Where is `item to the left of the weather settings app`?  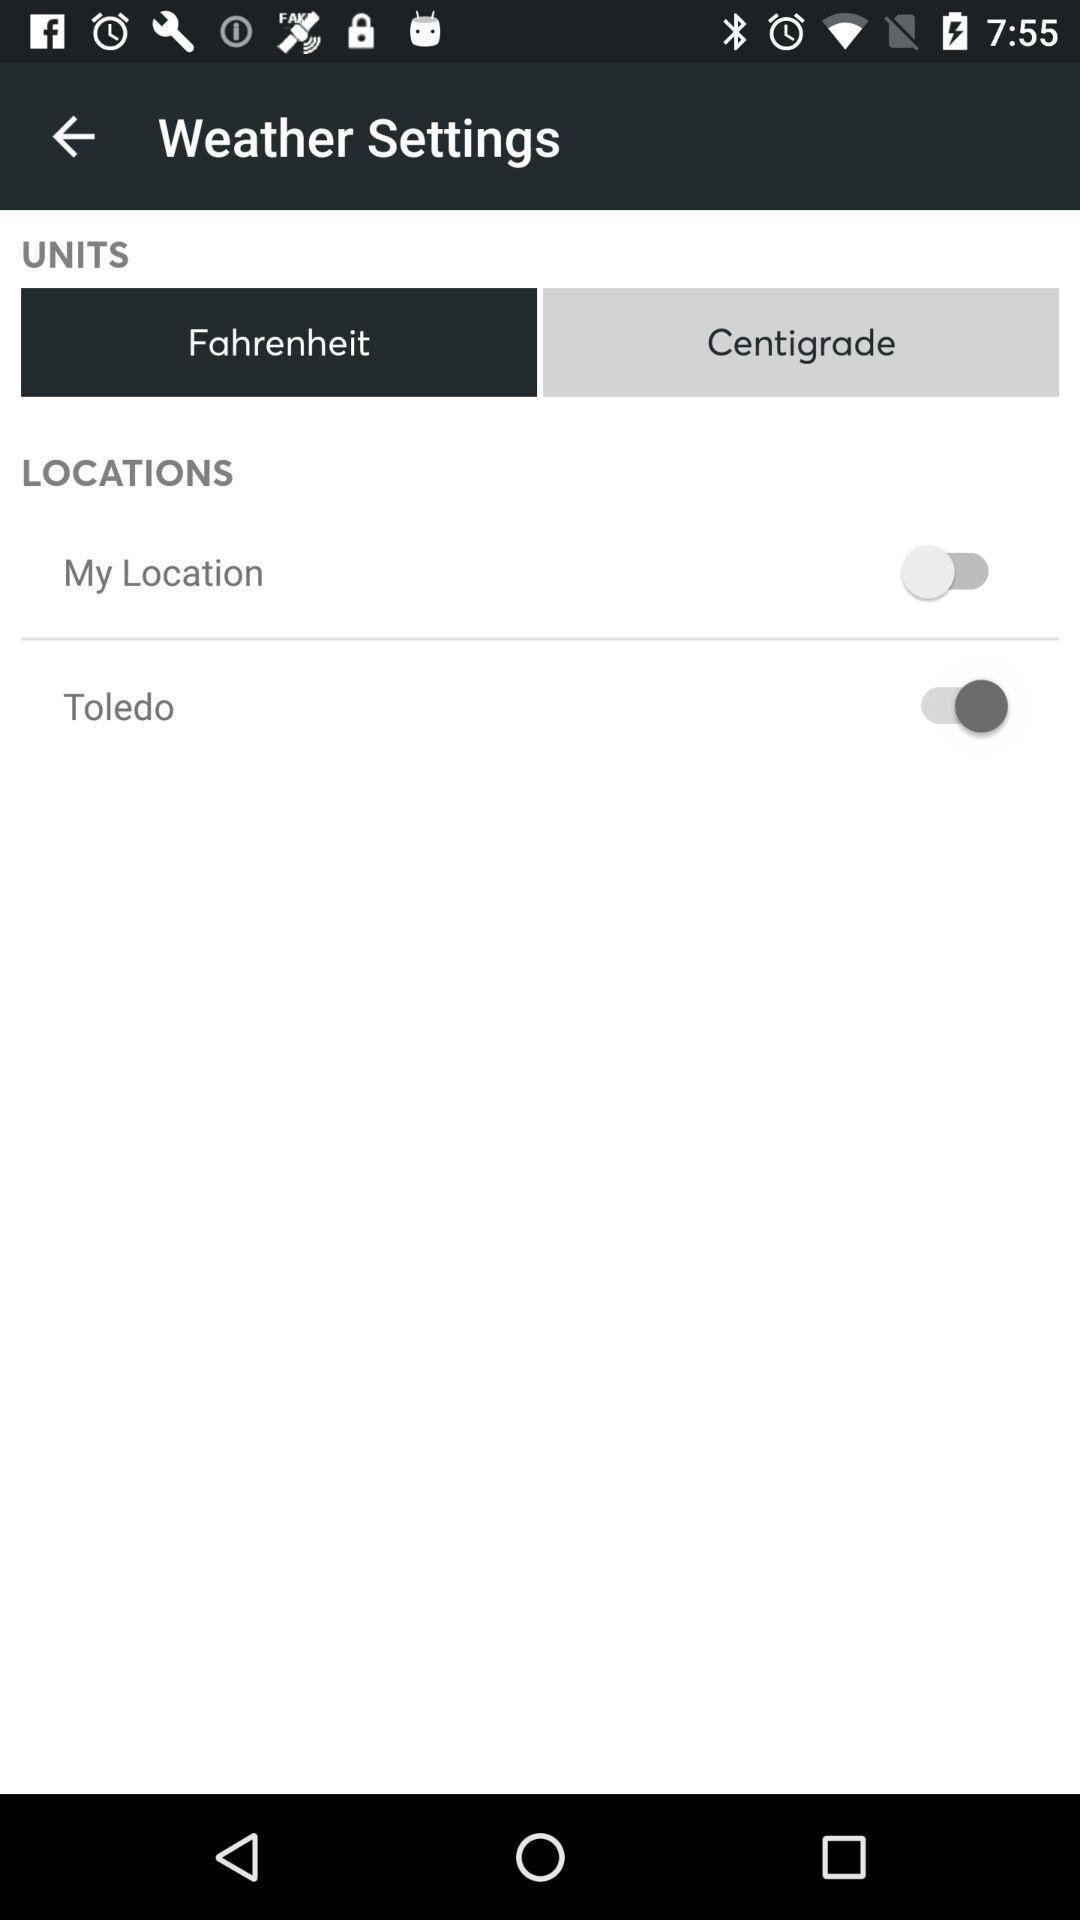
item to the left of the weather settings app is located at coordinates (72, 135).